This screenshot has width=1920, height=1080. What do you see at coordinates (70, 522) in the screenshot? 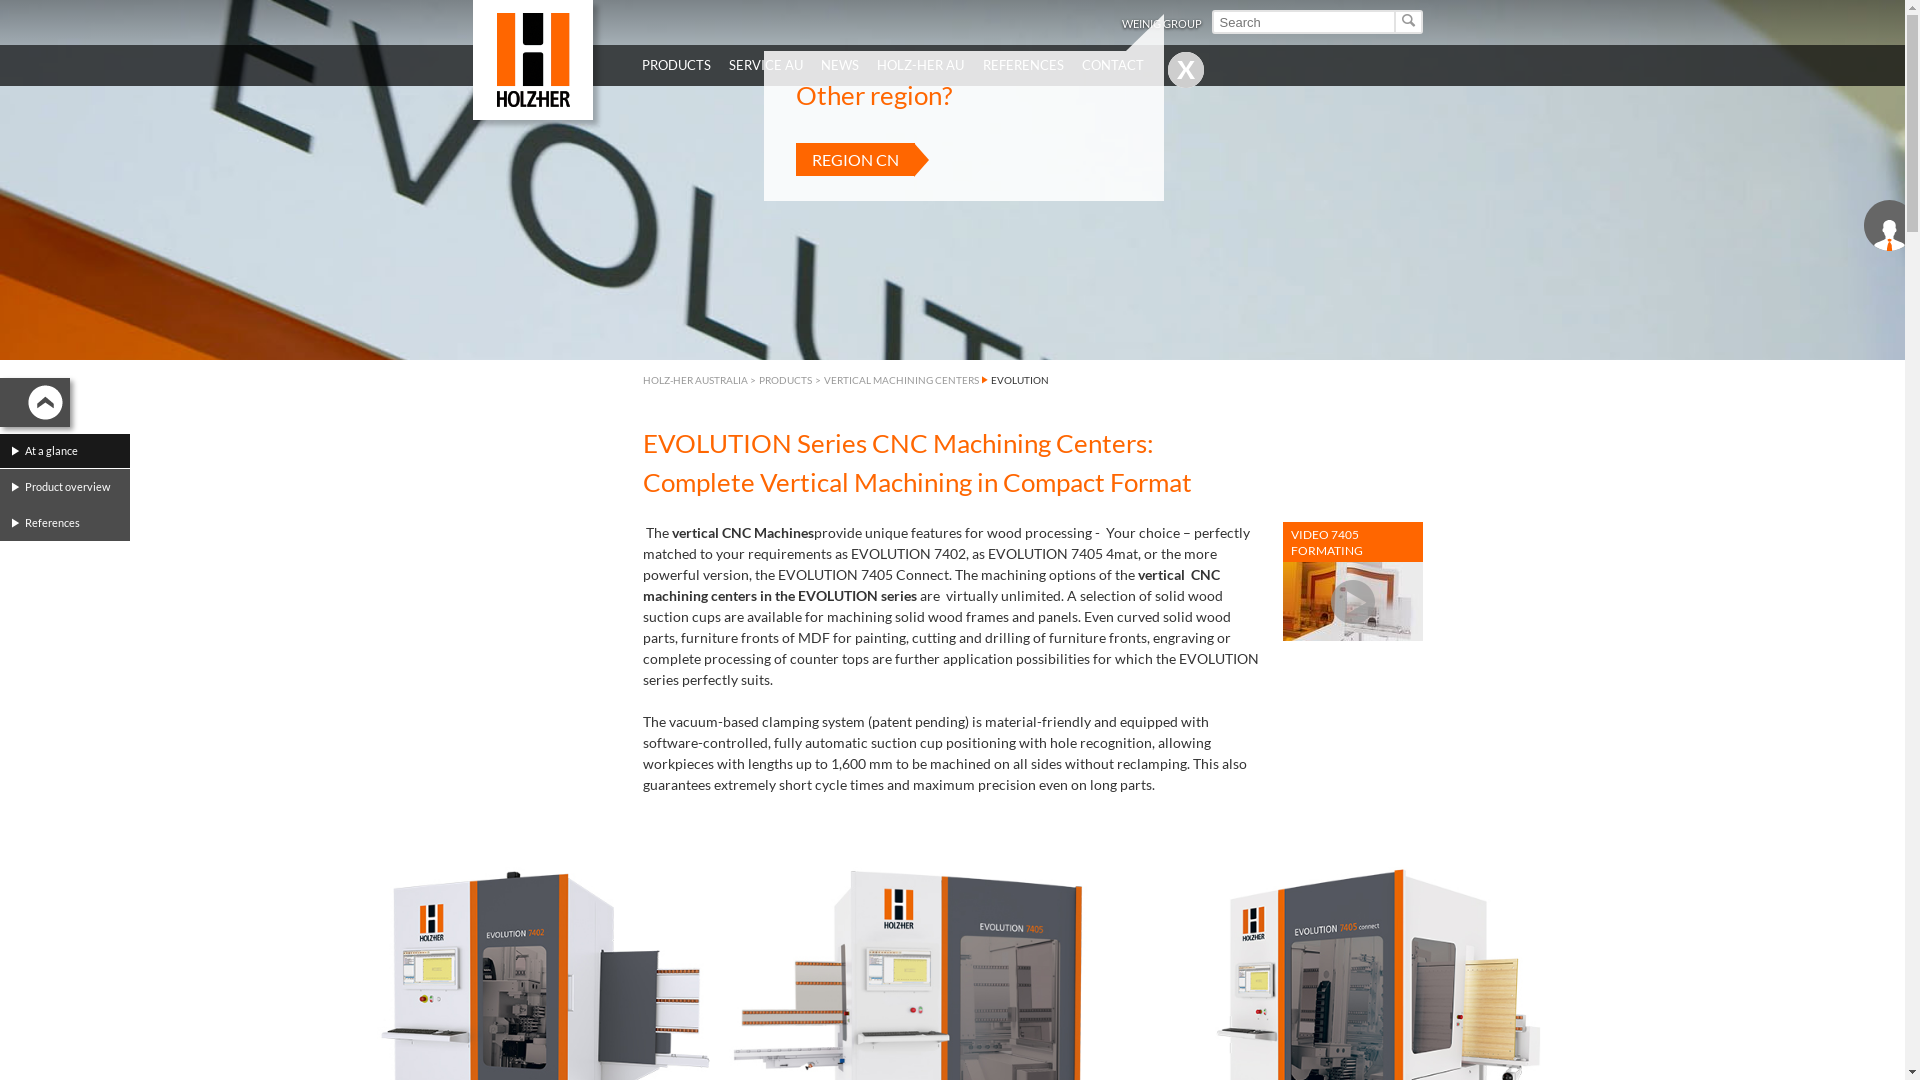
I see `'References'` at bounding box center [70, 522].